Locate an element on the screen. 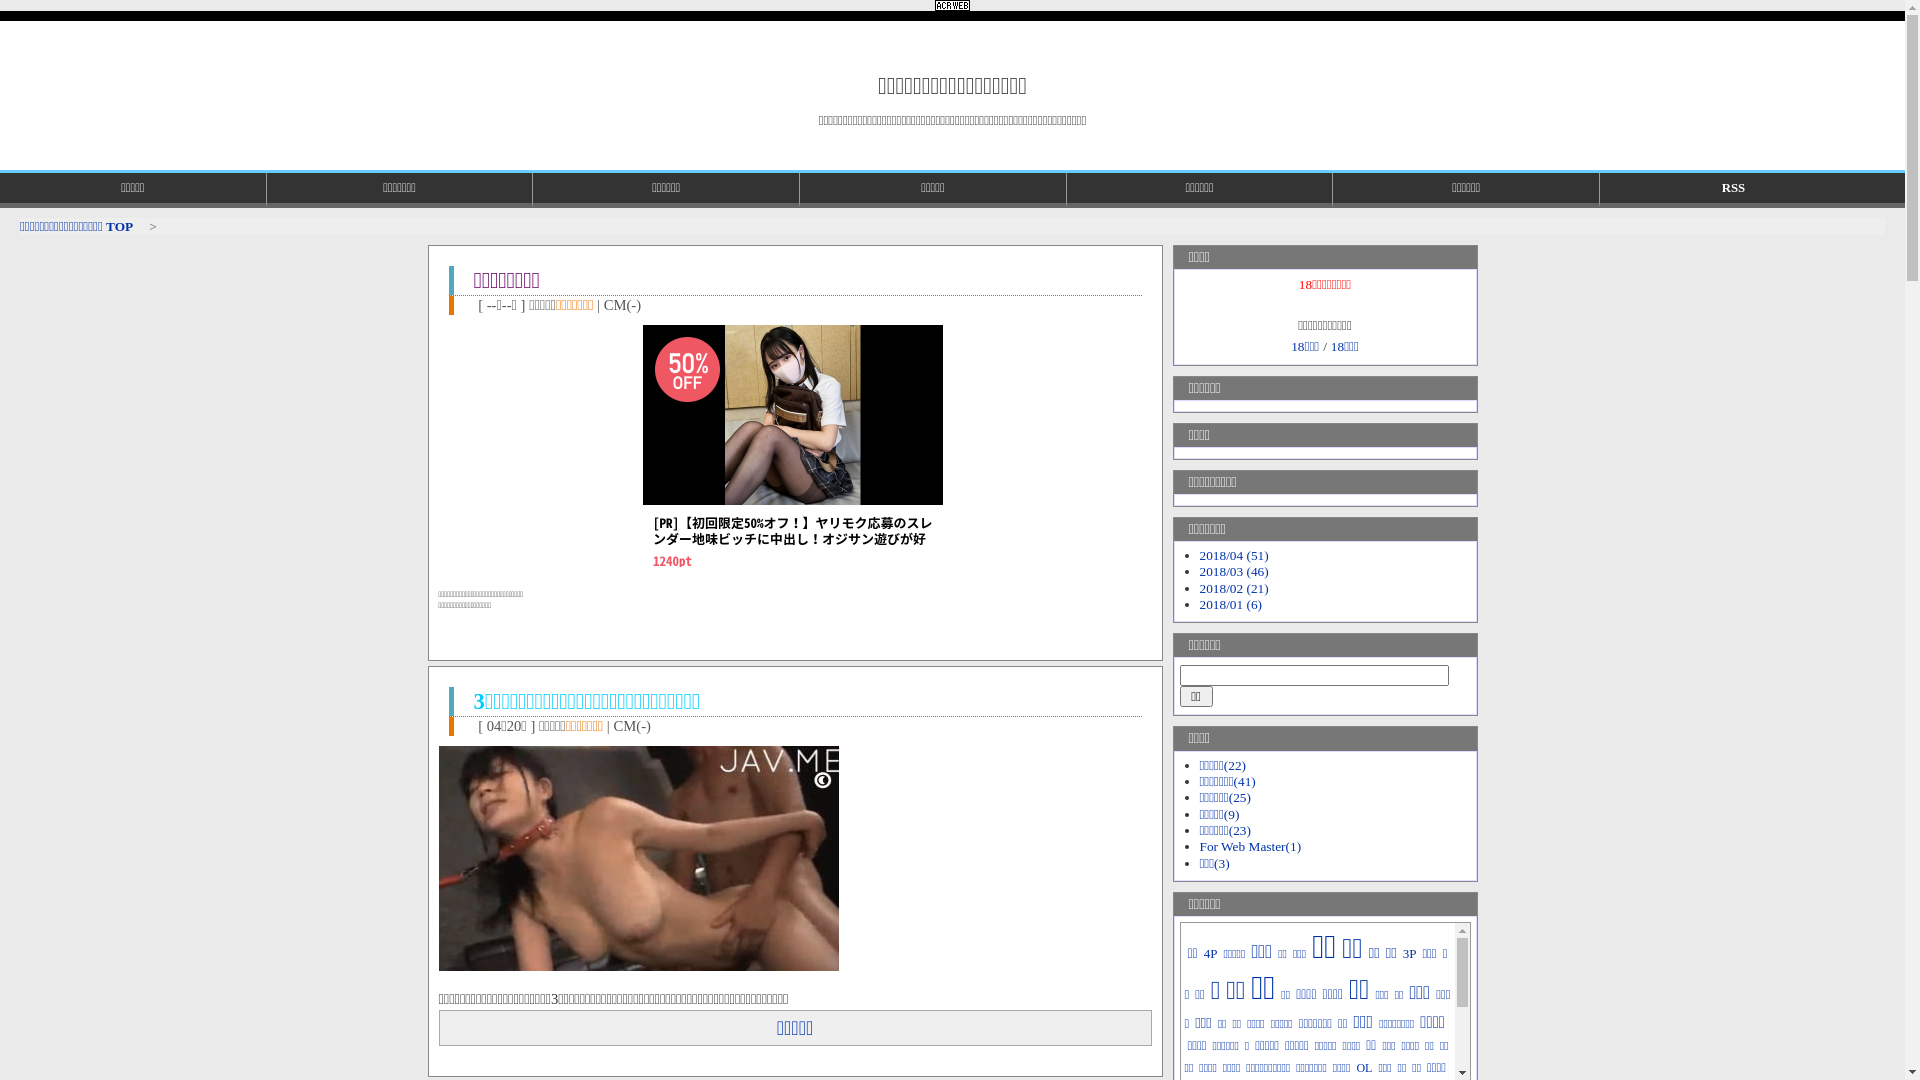 Image resolution: width=1920 pixels, height=1080 pixels. 'OL' is located at coordinates (1362, 1067).